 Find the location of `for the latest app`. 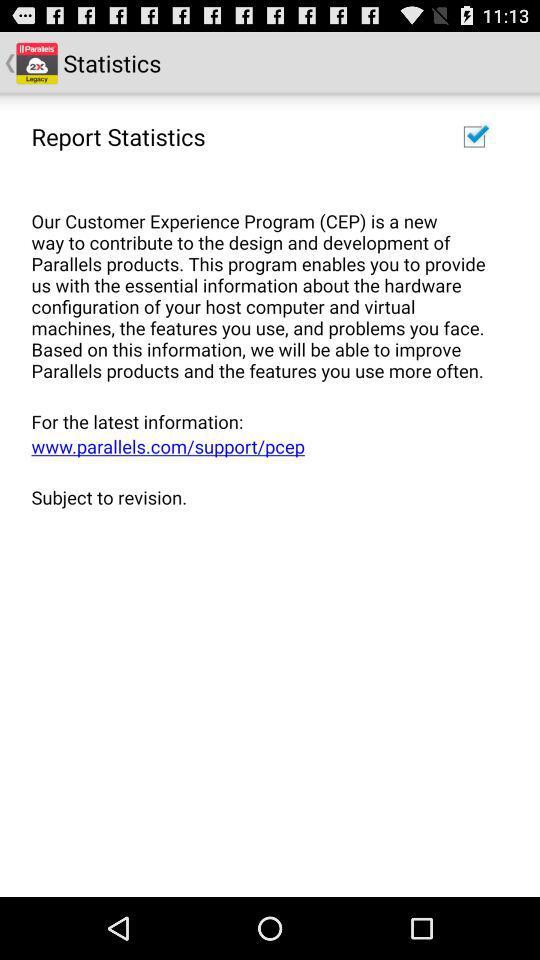

for the latest app is located at coordinates (263, 421).